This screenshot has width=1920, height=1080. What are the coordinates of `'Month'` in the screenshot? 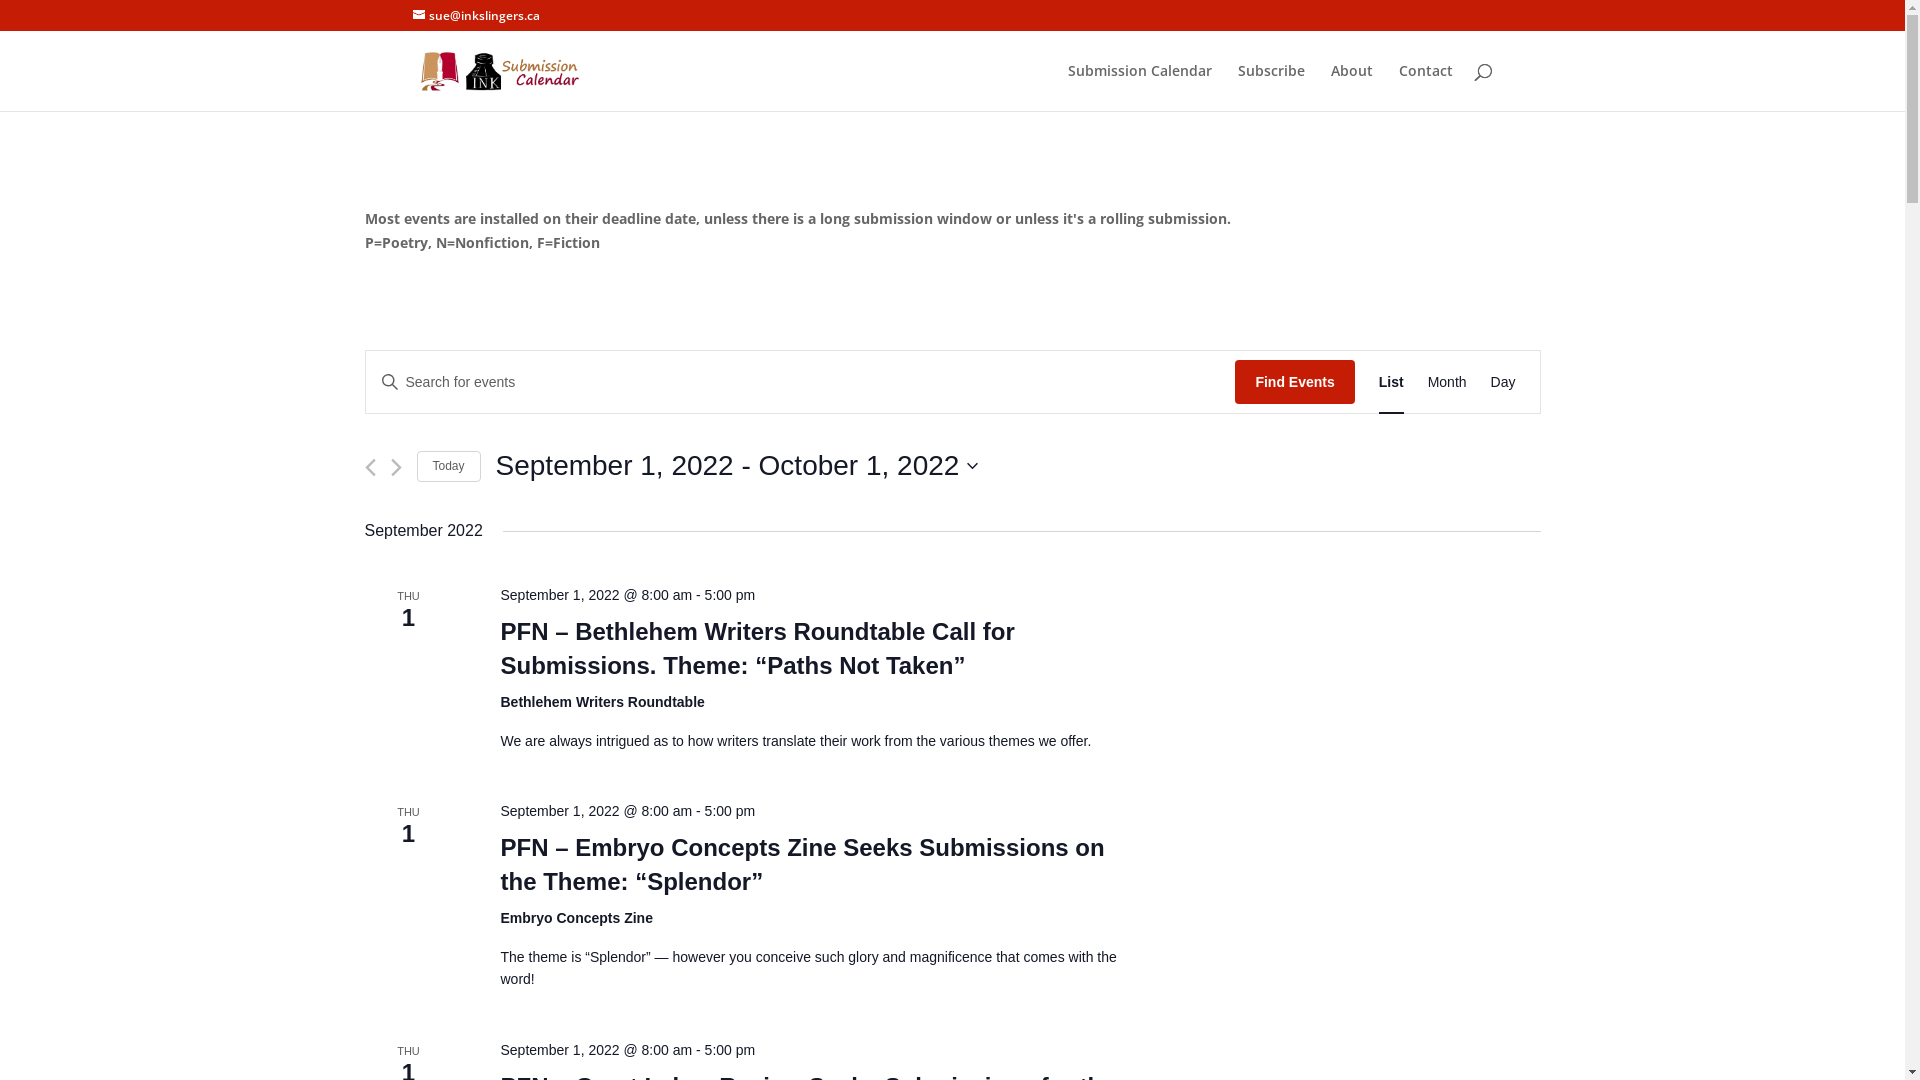 It's located at (1447, 382).